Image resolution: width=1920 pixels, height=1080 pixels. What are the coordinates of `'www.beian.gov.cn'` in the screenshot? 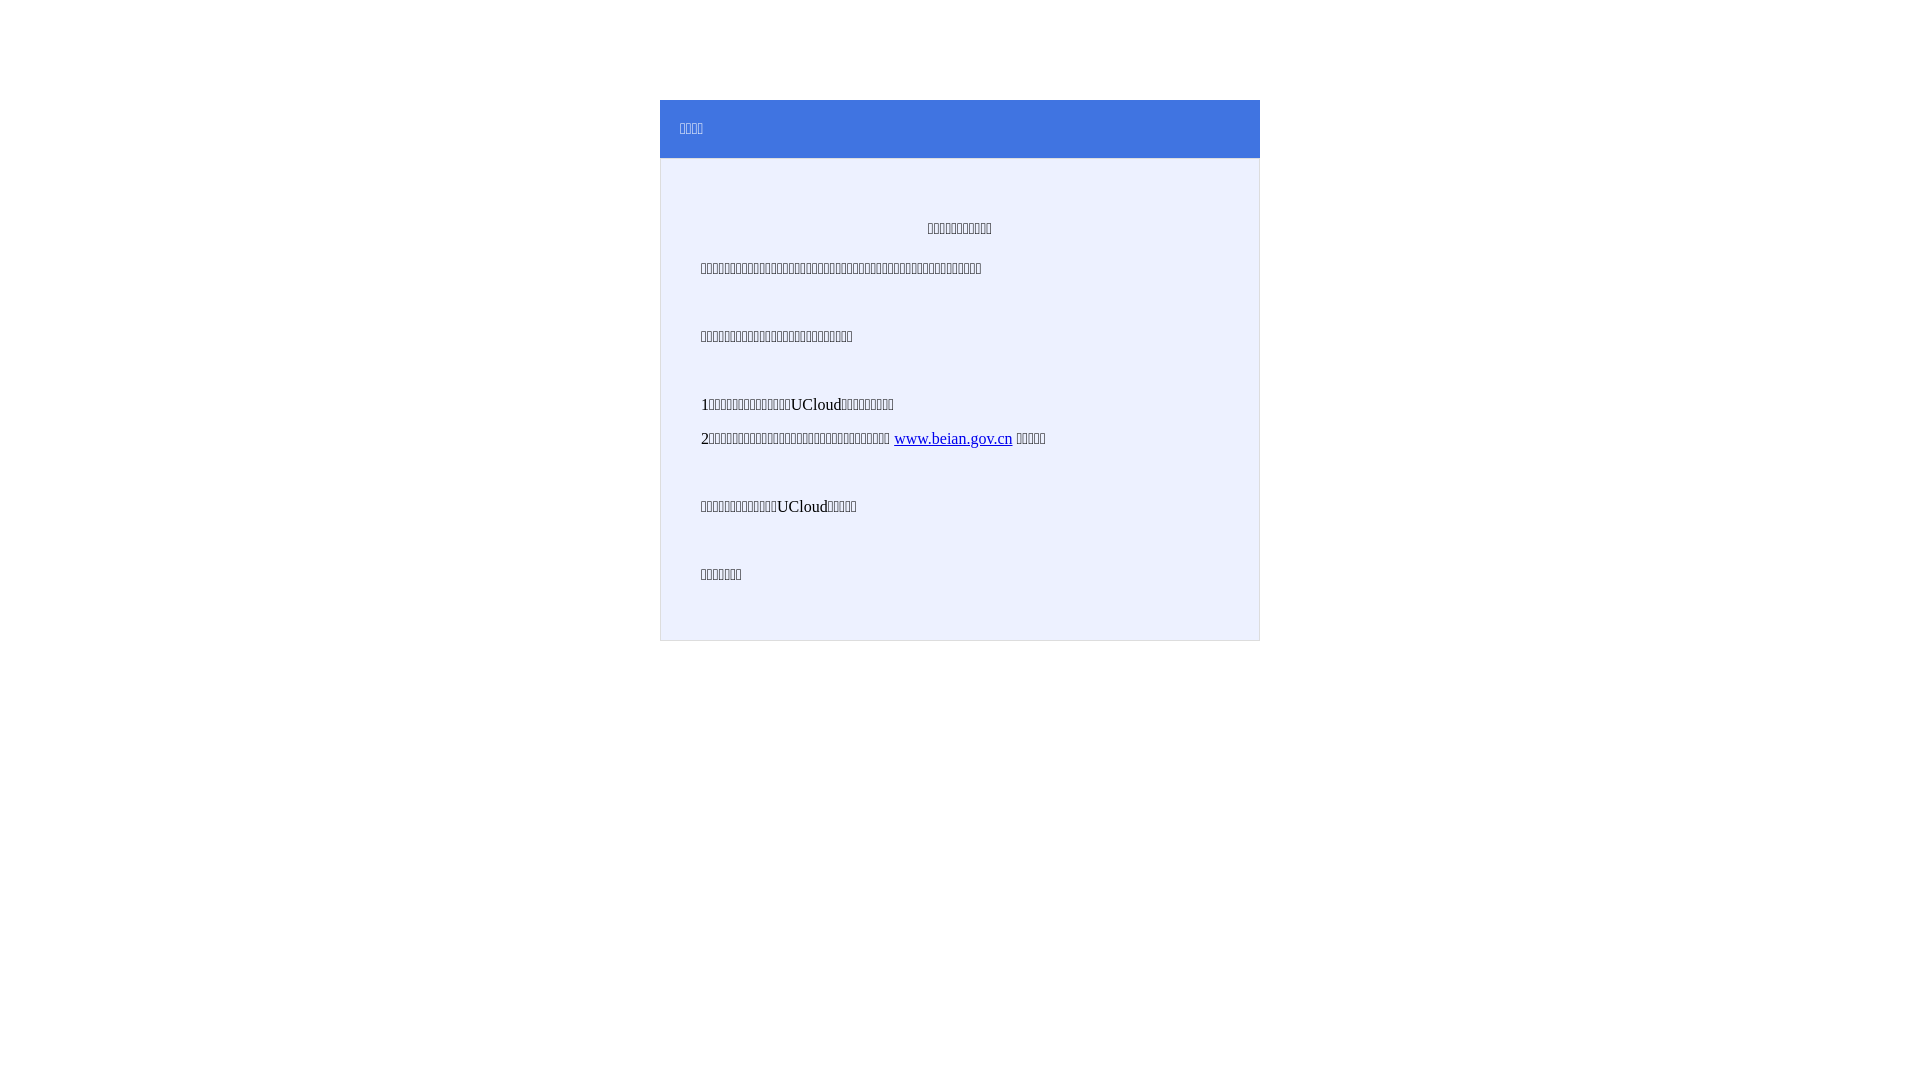 It's located at (892, 437).